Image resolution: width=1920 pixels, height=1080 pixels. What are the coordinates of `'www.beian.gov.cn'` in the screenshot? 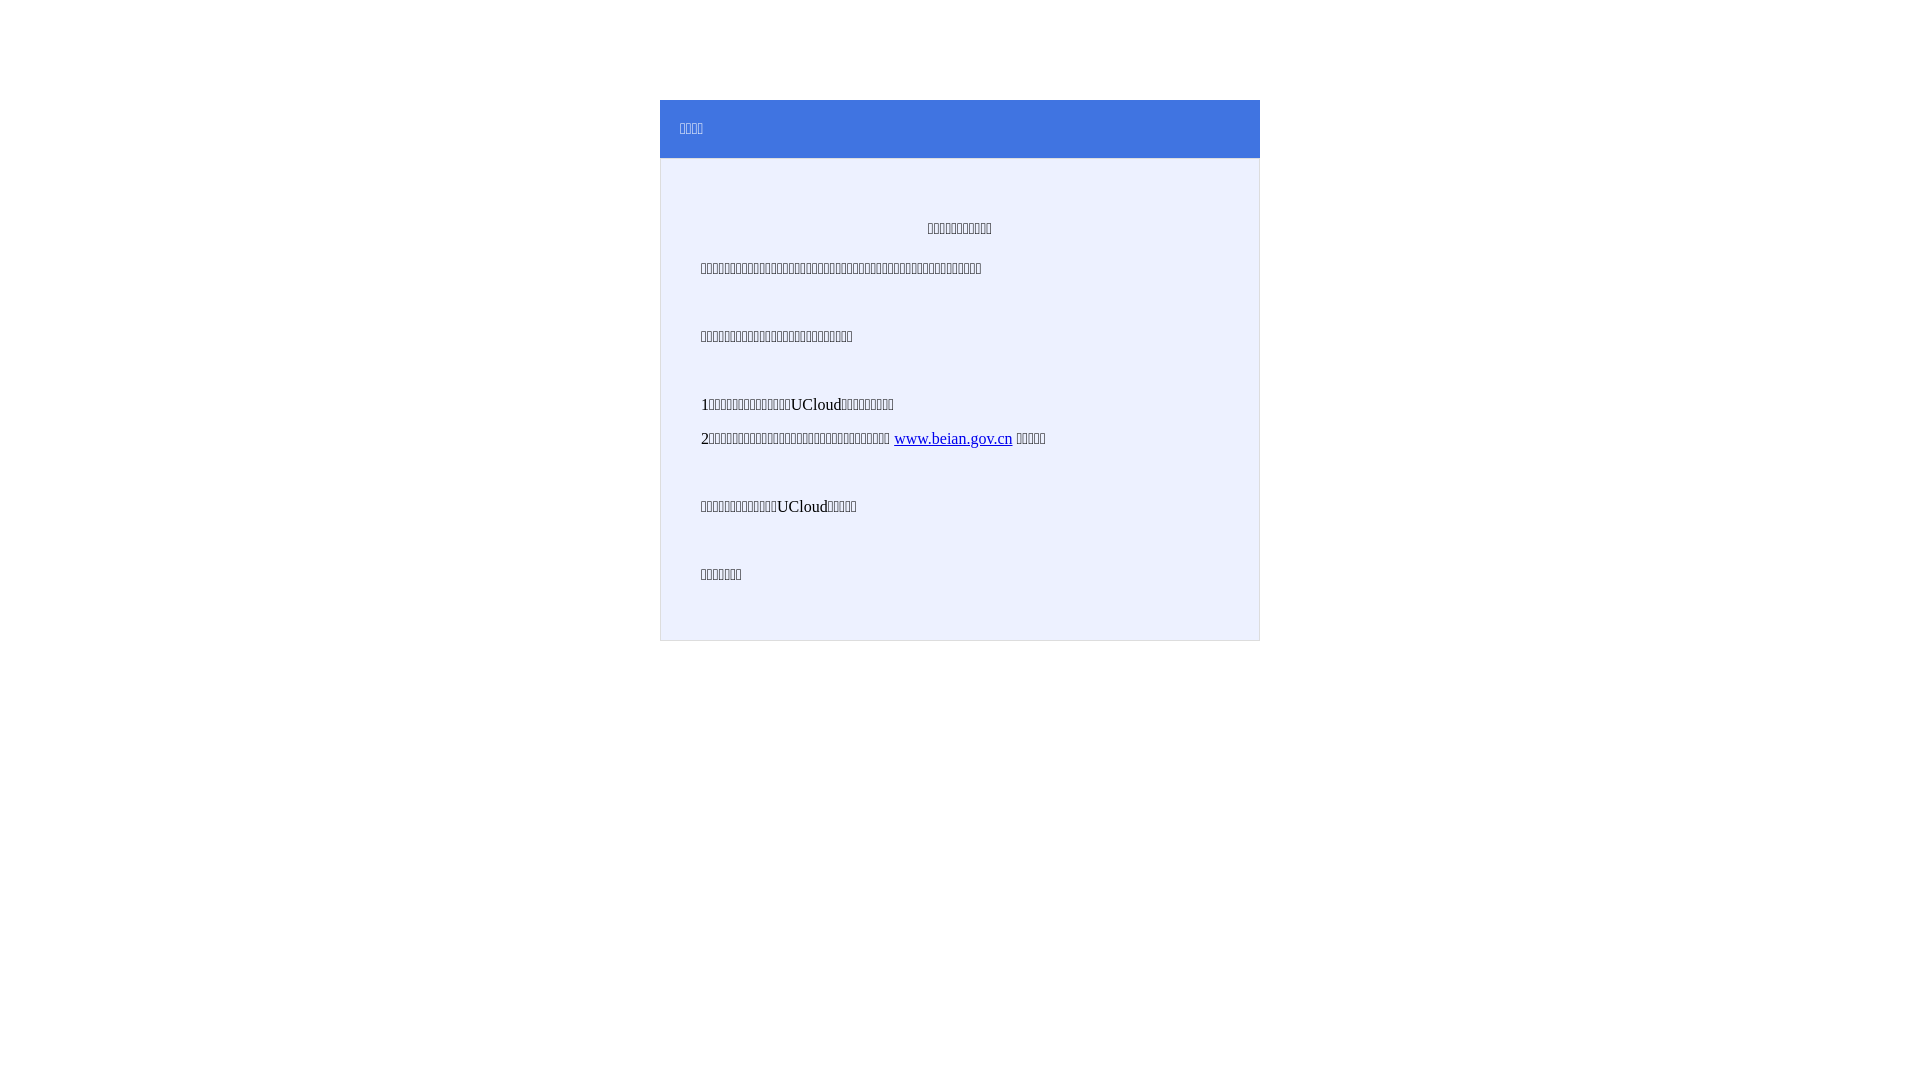 It's located at (892, 437).